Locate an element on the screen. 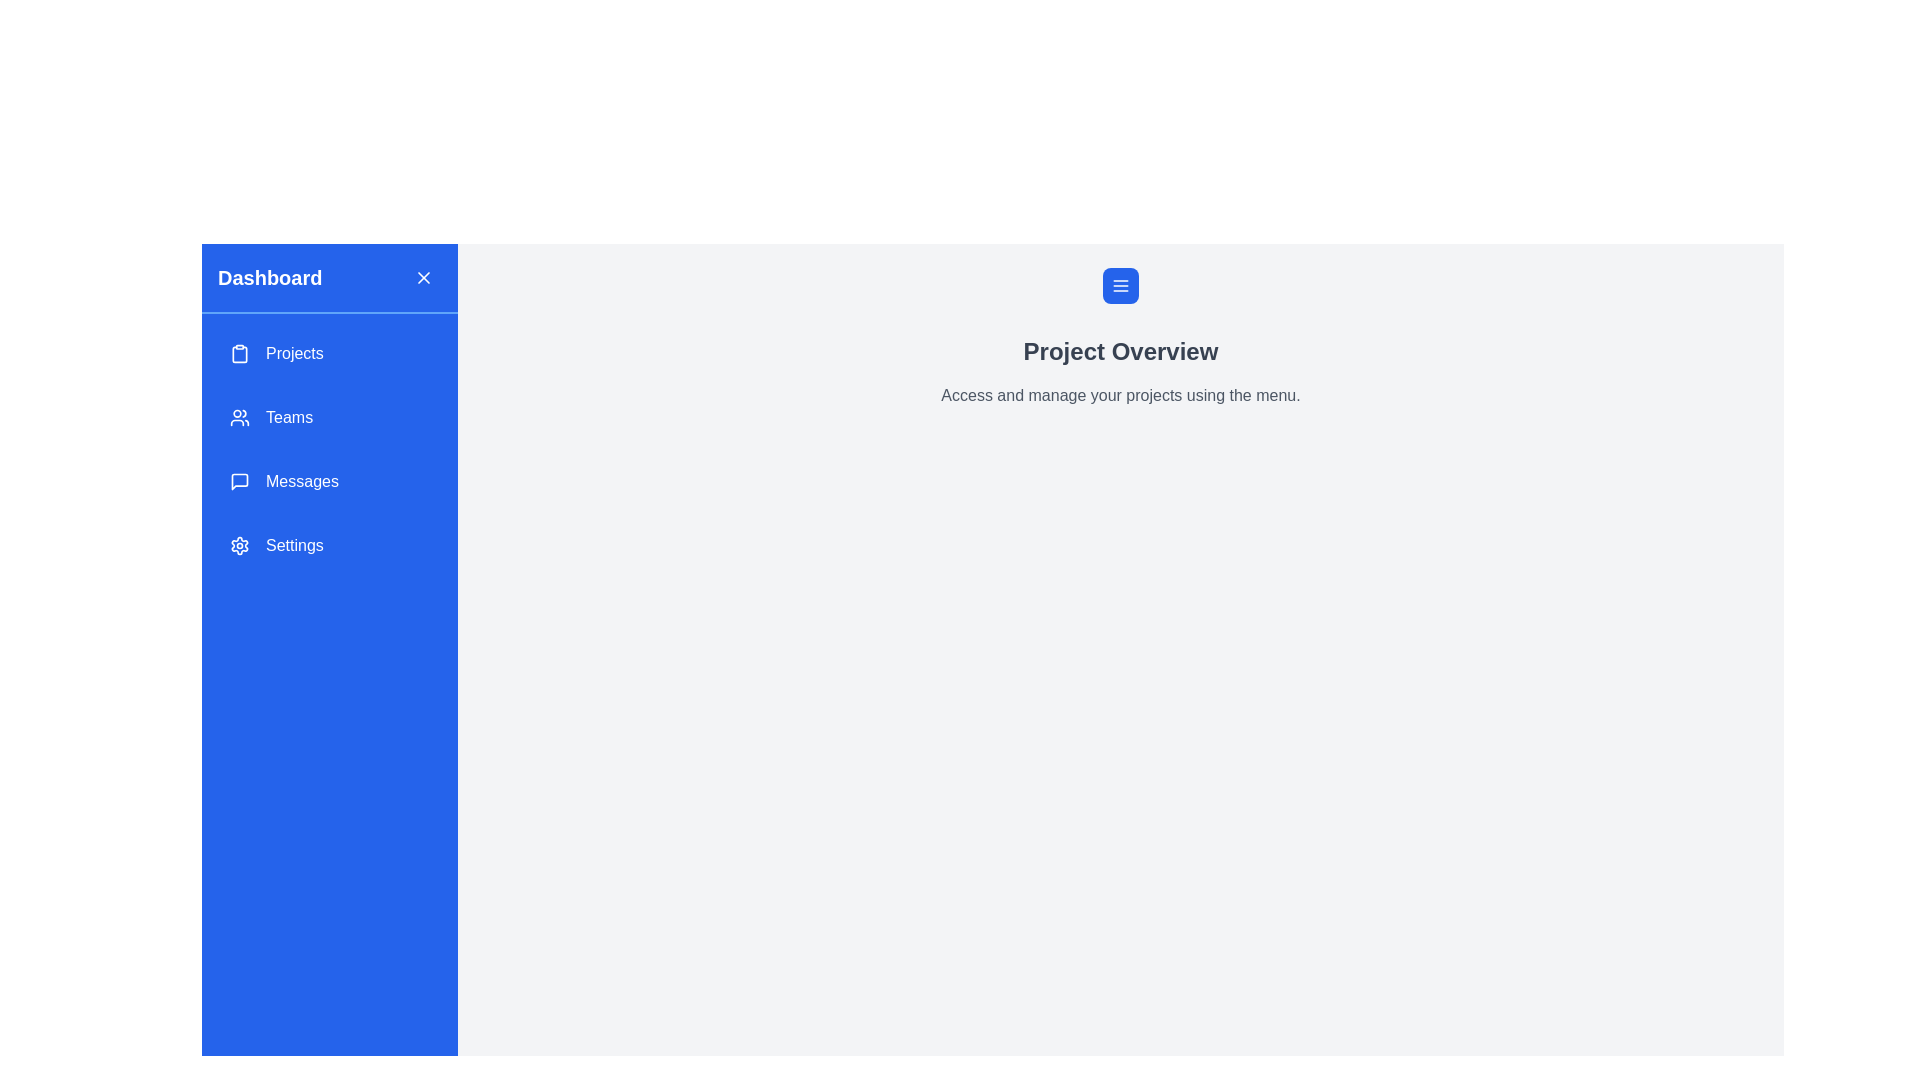  the Close or cancel button located in the top-right corner of the blue sidebar, next to the 'Dashboard' text is located at coordinates (422, 277).